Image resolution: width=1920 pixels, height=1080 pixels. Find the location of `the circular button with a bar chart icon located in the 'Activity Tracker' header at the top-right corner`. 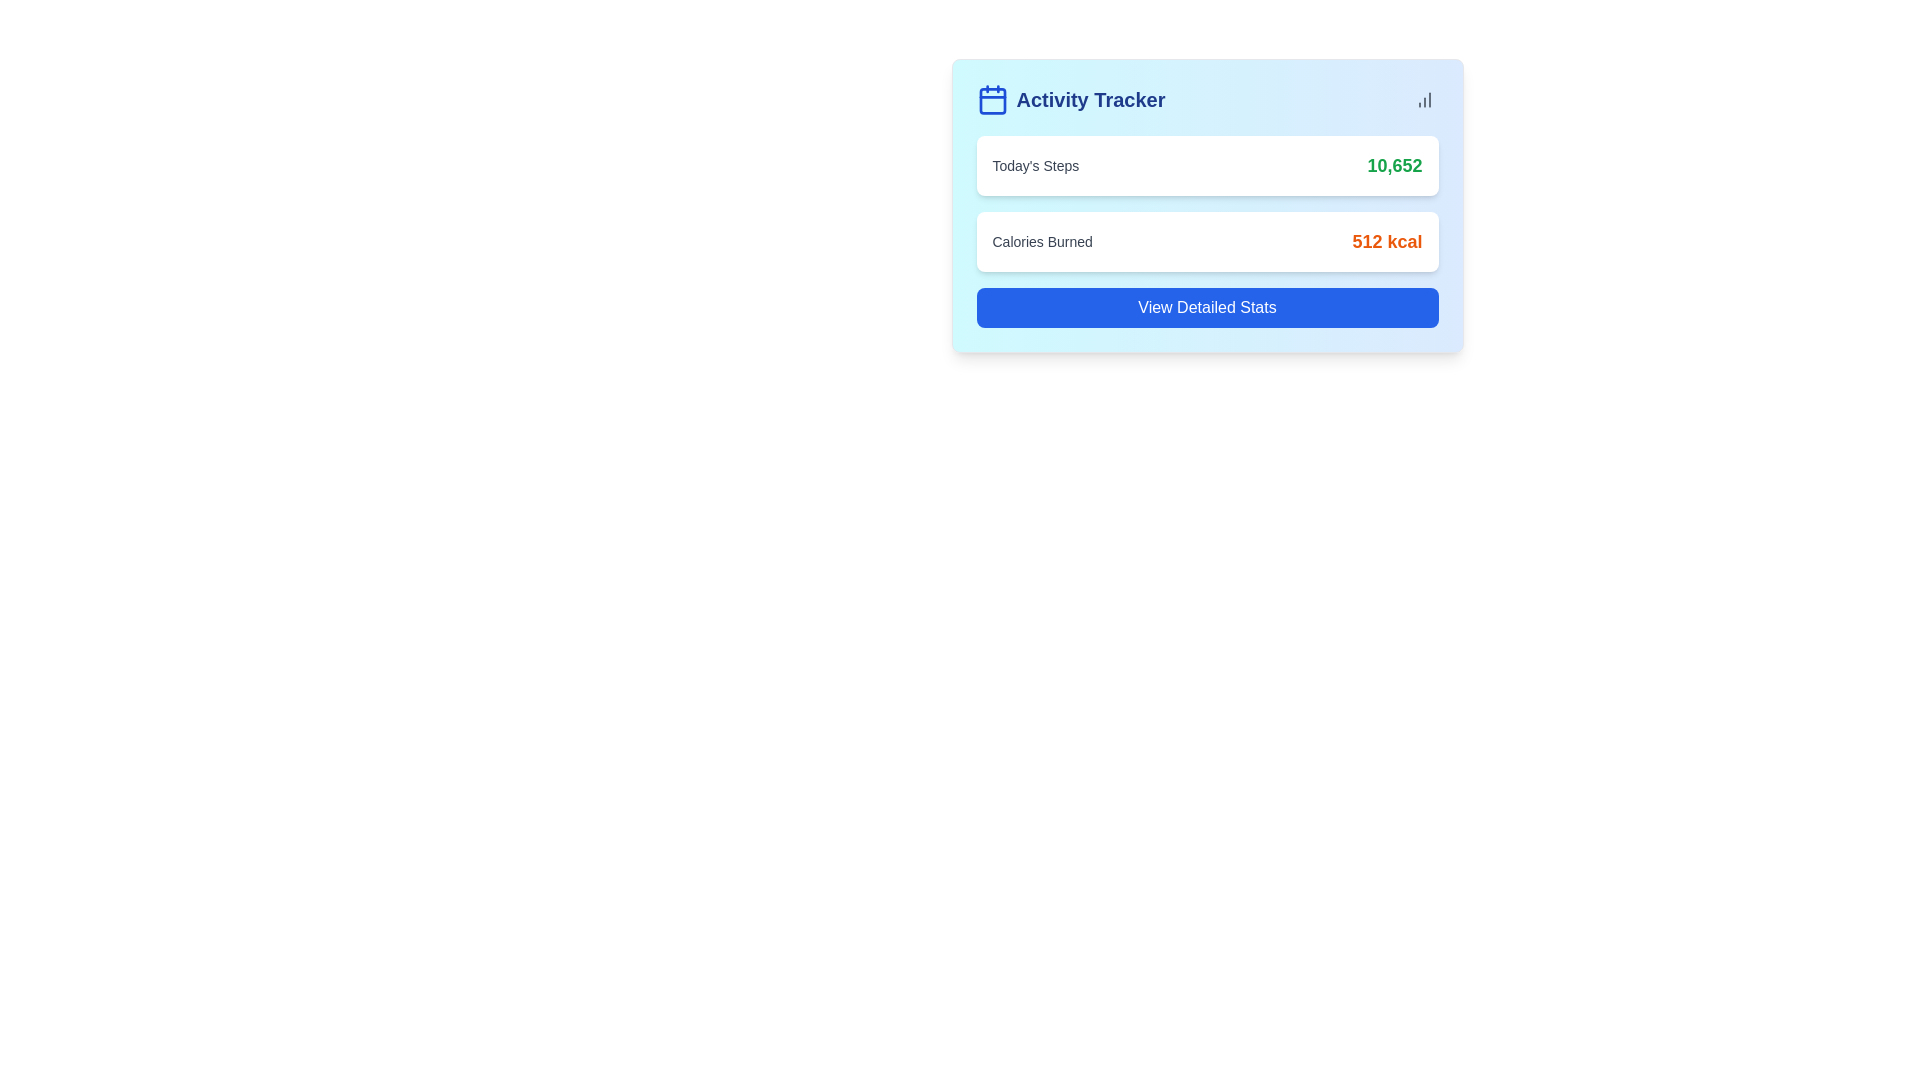

the circular button with a bar chart icon located in the 'Activity Tracker' header at the top-right corner is located at coordinates (1423, 100).